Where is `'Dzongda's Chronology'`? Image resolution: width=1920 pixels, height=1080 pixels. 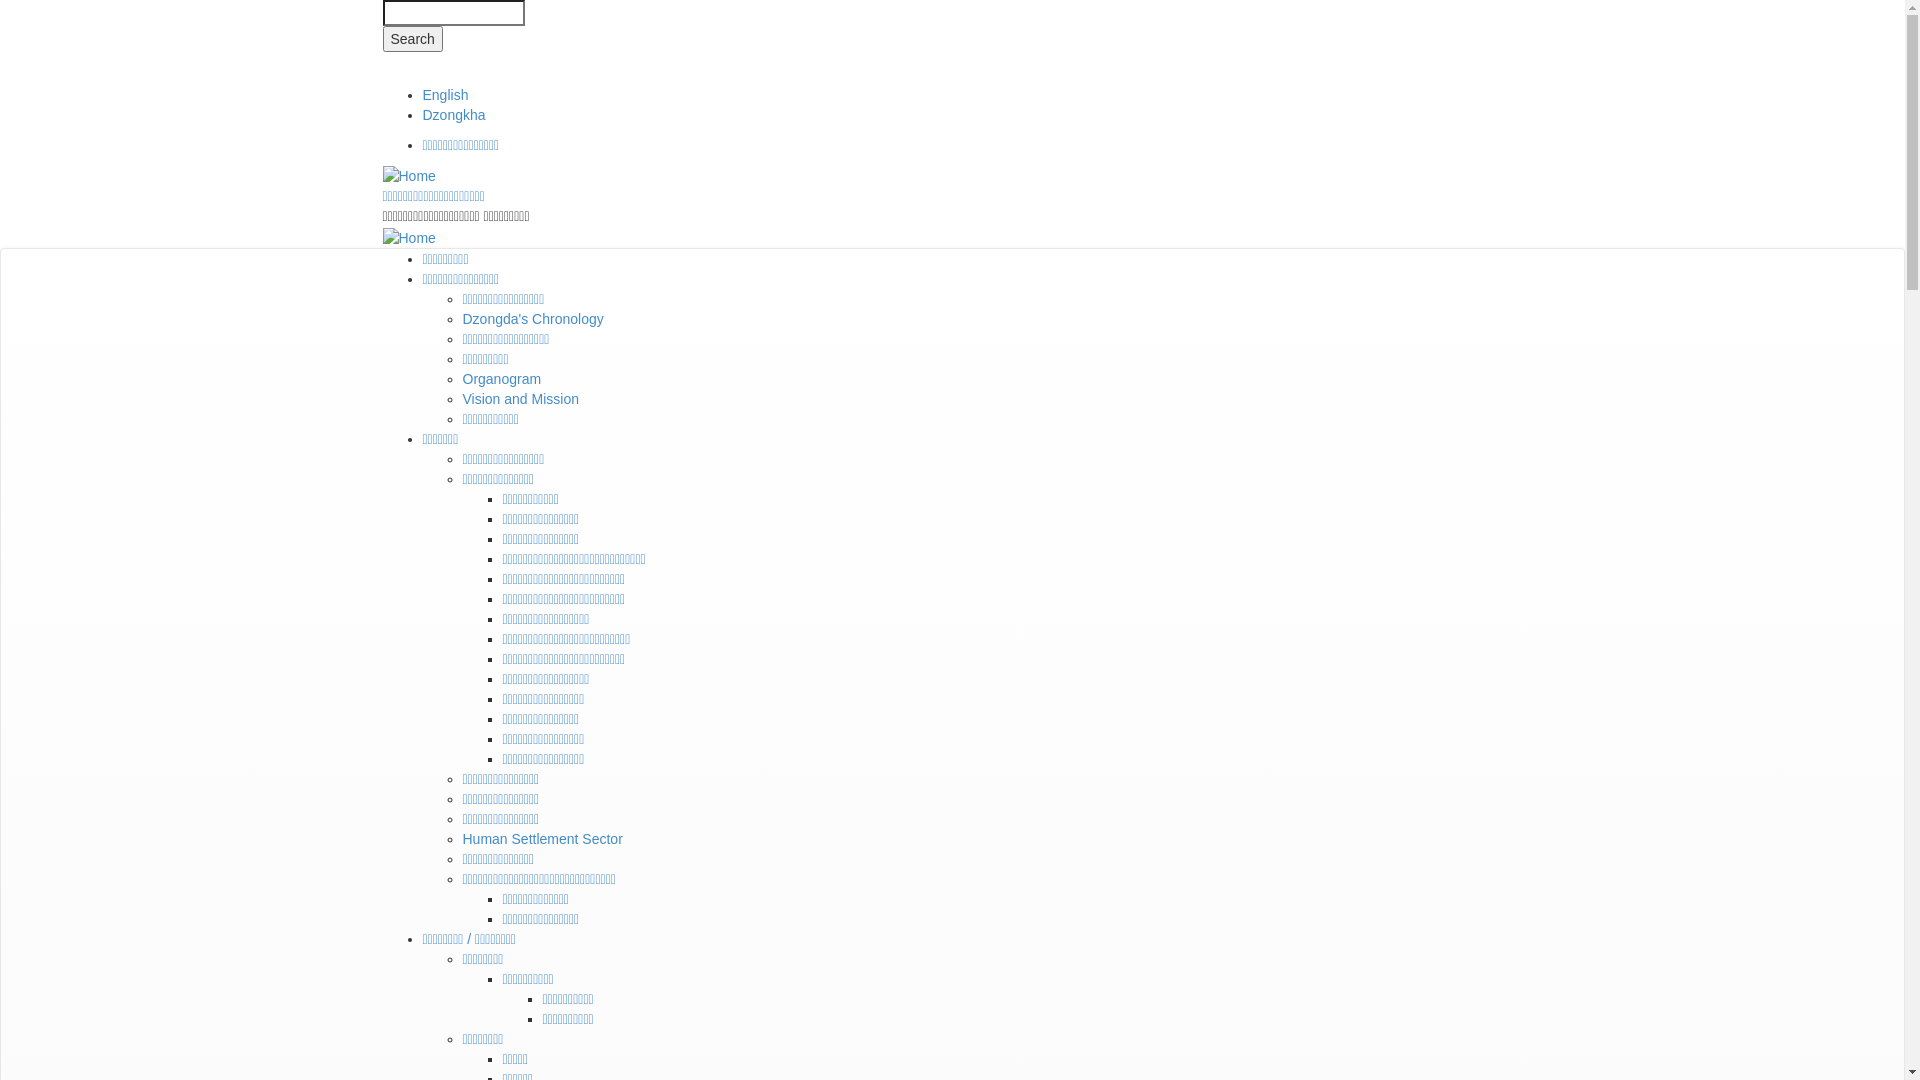
'Dzongda's Chronology' is located at coordinates (532, 318).